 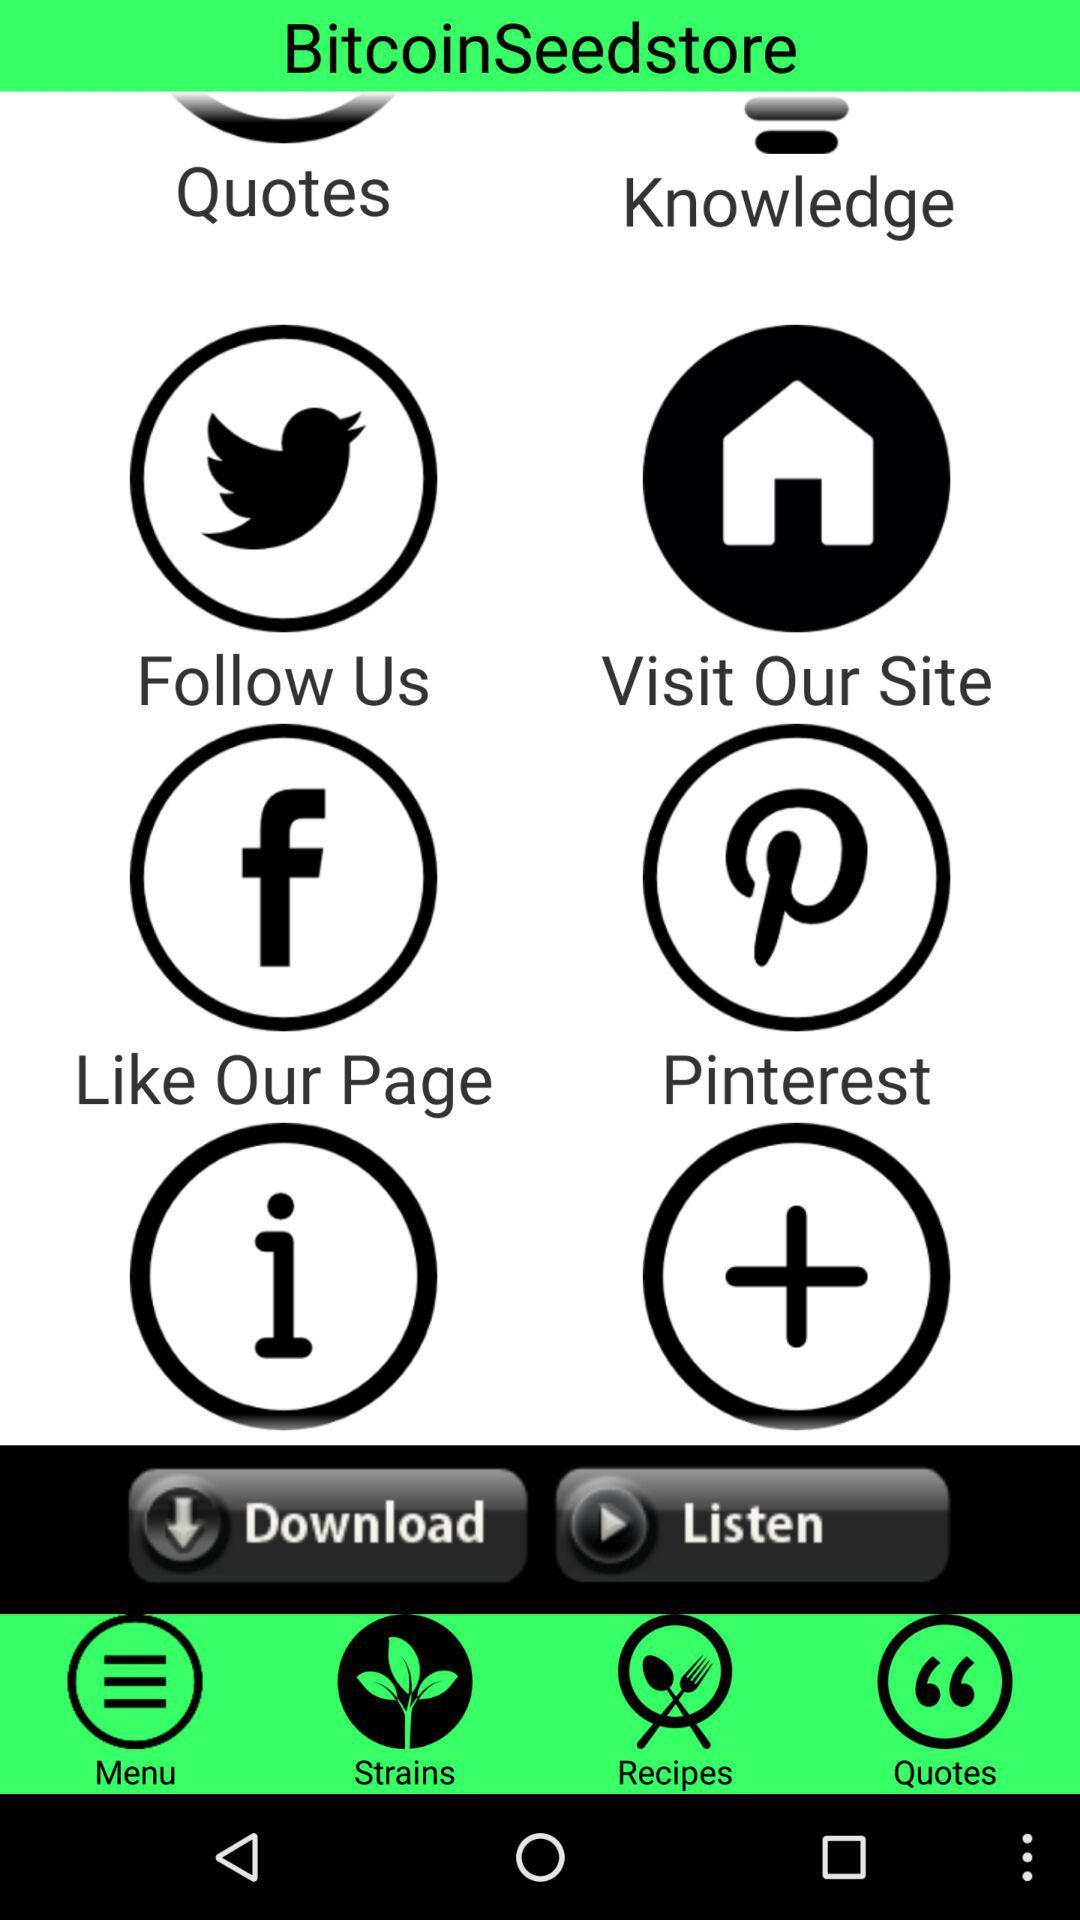 What do you see at coordinates (795, 477) in the screenshot?
I see `home page` at bounding box center [795, 477].